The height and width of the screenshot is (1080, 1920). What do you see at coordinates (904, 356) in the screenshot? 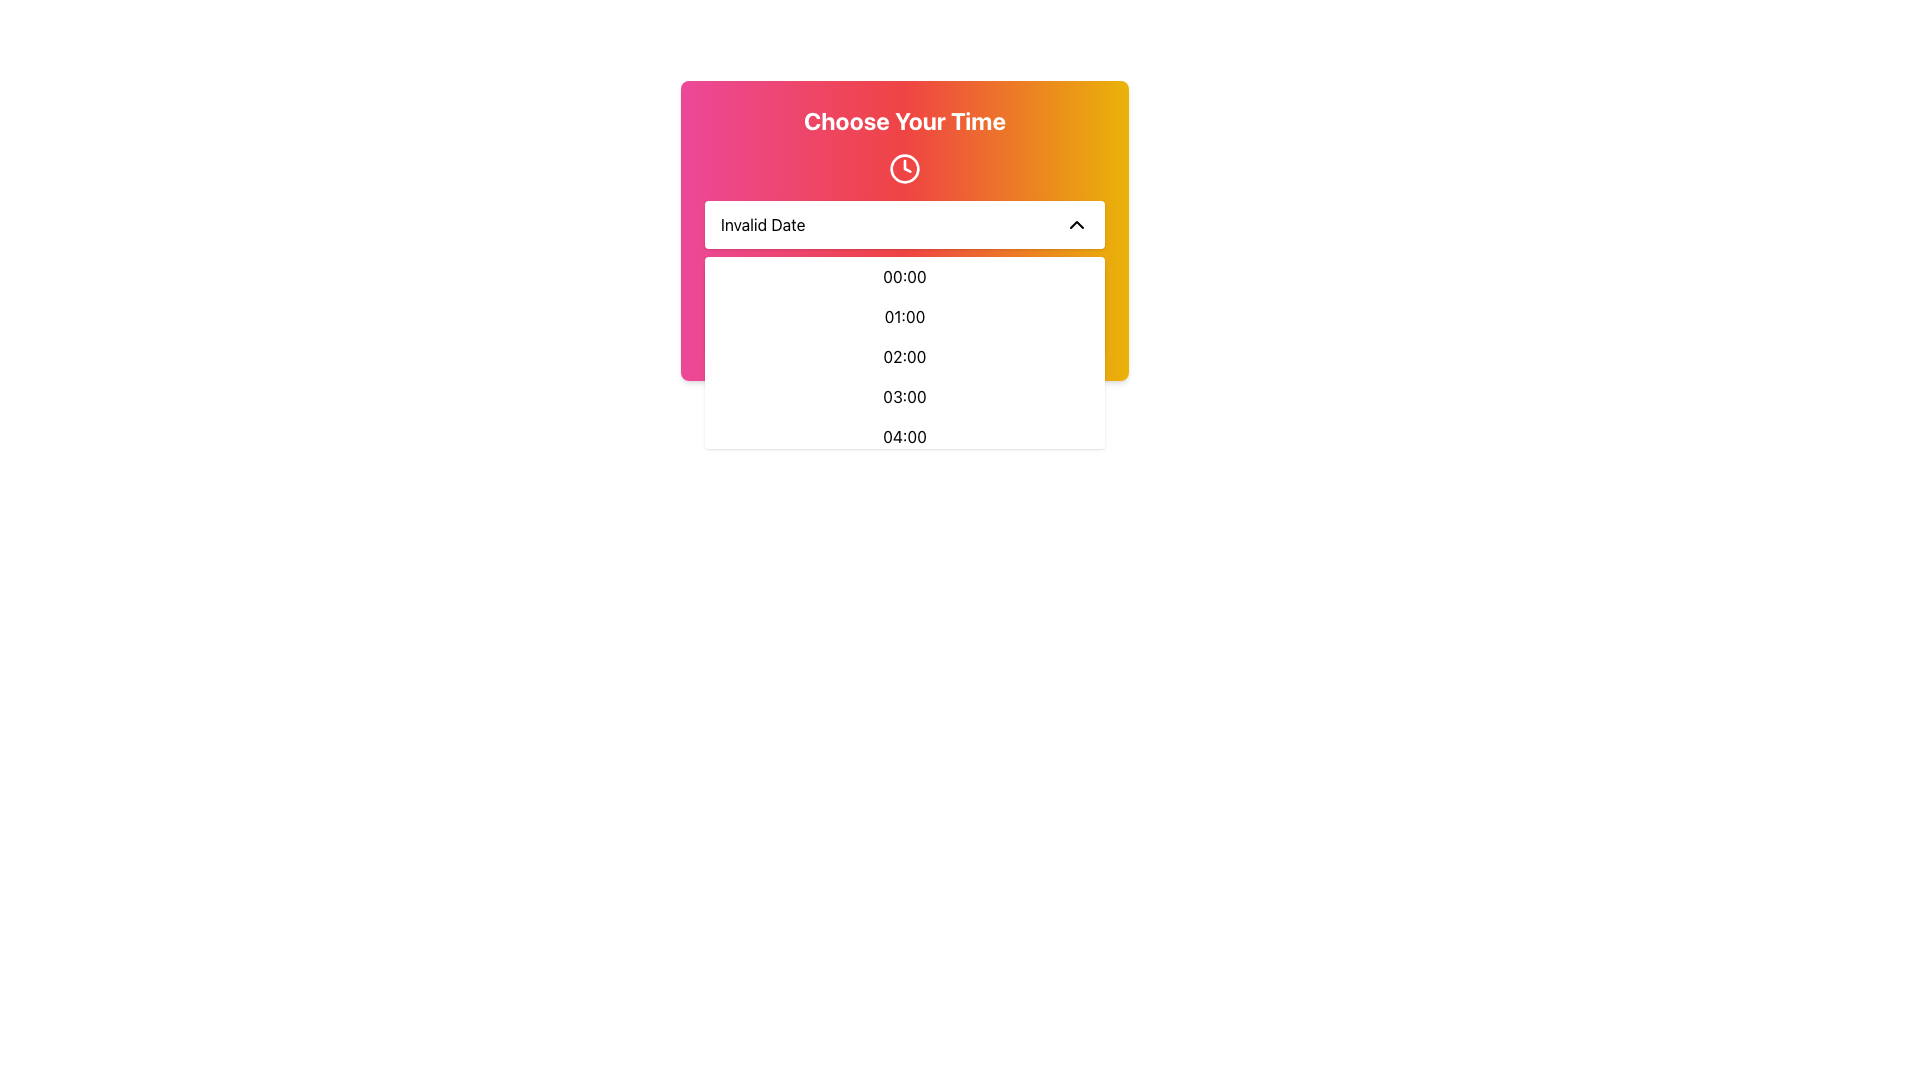
I see `the selectable list item displaying the text '02:00'` at bounding box center [904, 356].